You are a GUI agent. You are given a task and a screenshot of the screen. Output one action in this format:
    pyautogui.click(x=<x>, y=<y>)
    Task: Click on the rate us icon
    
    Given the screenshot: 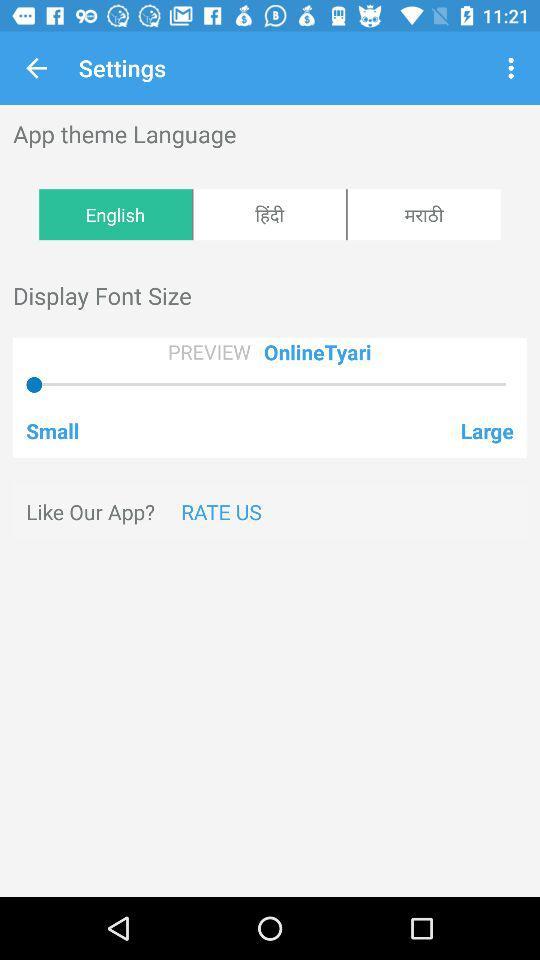 What is the action you would take?
    pyautogui.click(x=220, y=510)
    